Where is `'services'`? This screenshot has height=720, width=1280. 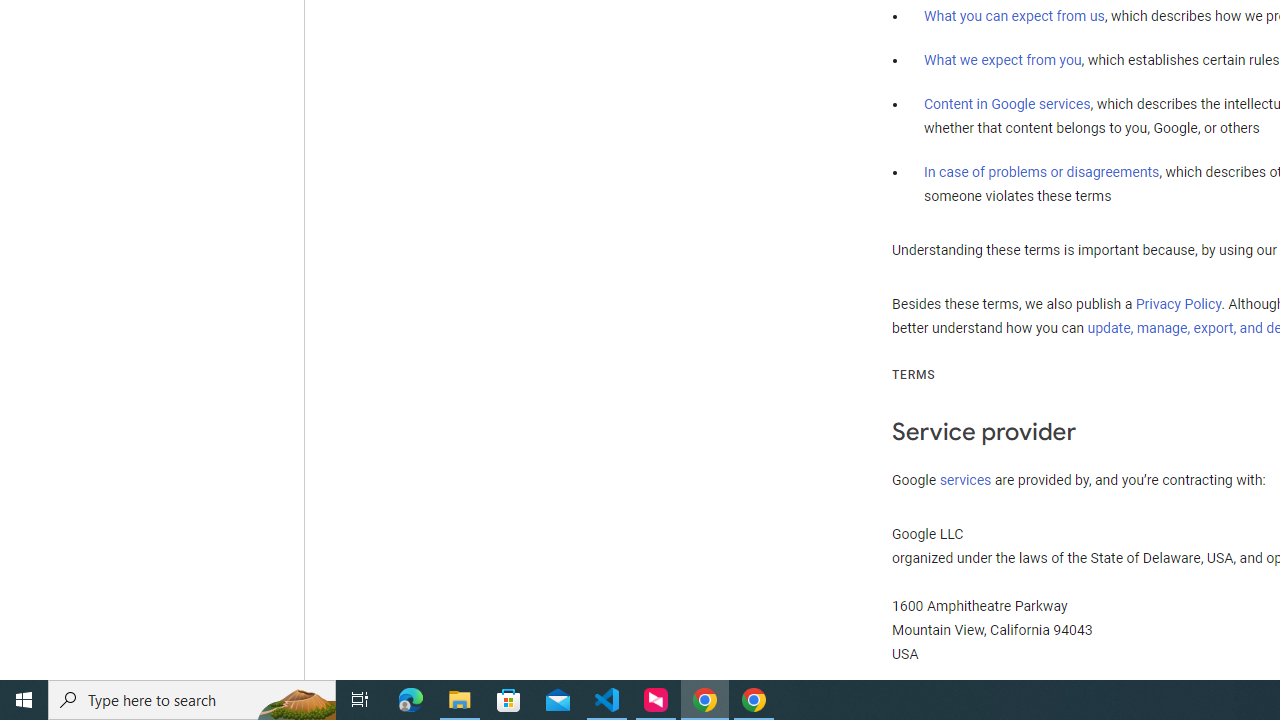
'services' is located at coordinates (965, 479).